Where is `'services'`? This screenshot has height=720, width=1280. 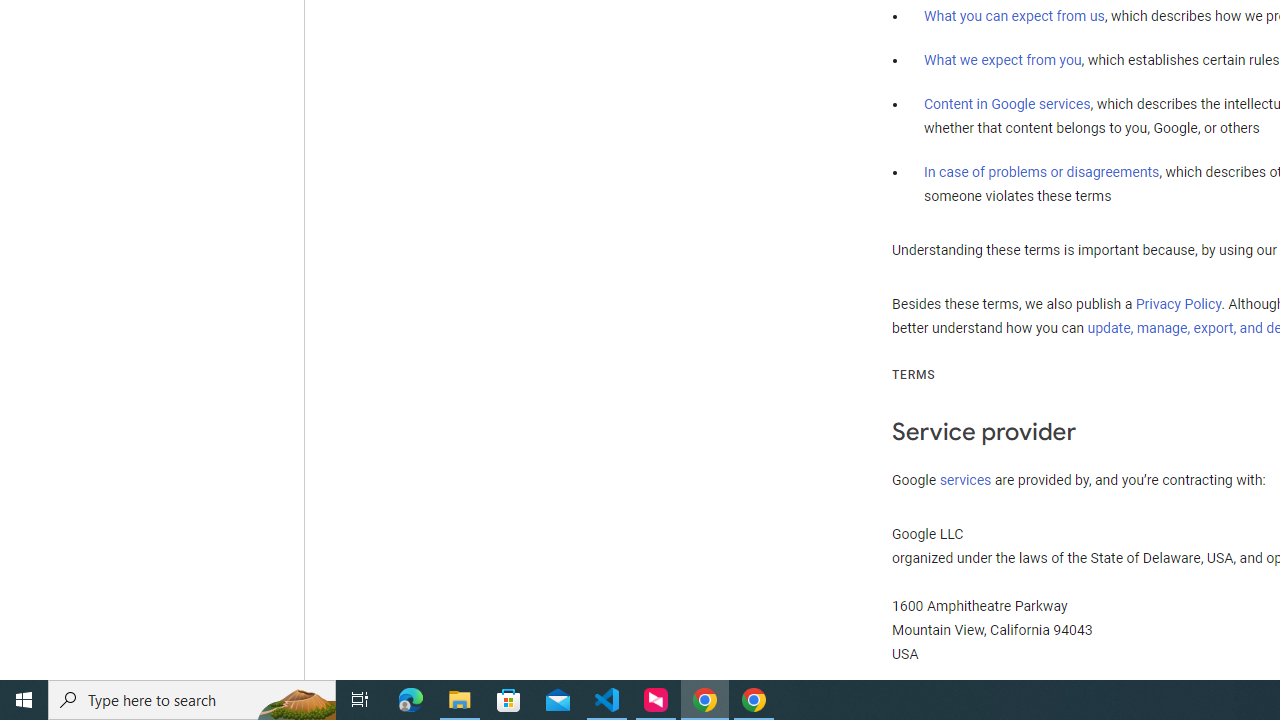
'services' is located at coordinates (965, 479).